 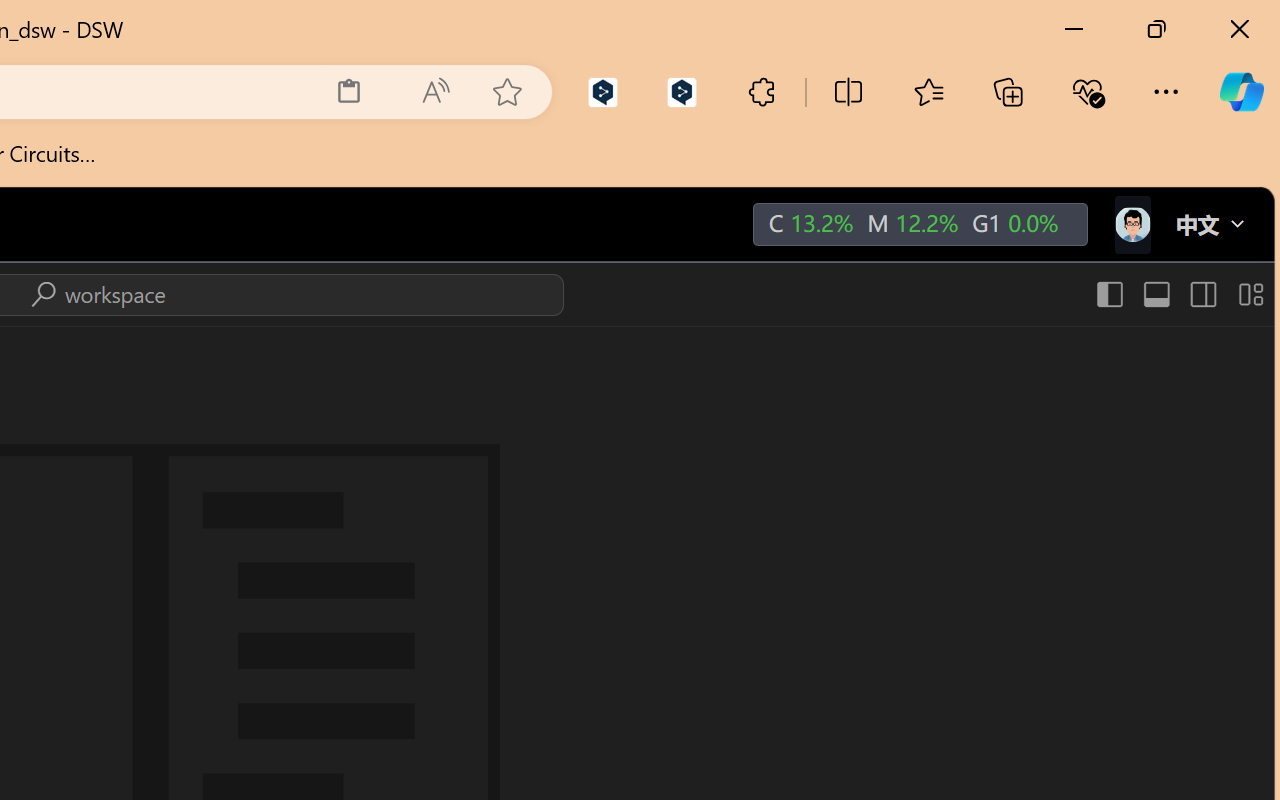 What do you see at coordinates (1240, 91) in the screenshot?
I see `'Copilot (Ctrl+Shift+.)'` at bounding box center [1240, 91].